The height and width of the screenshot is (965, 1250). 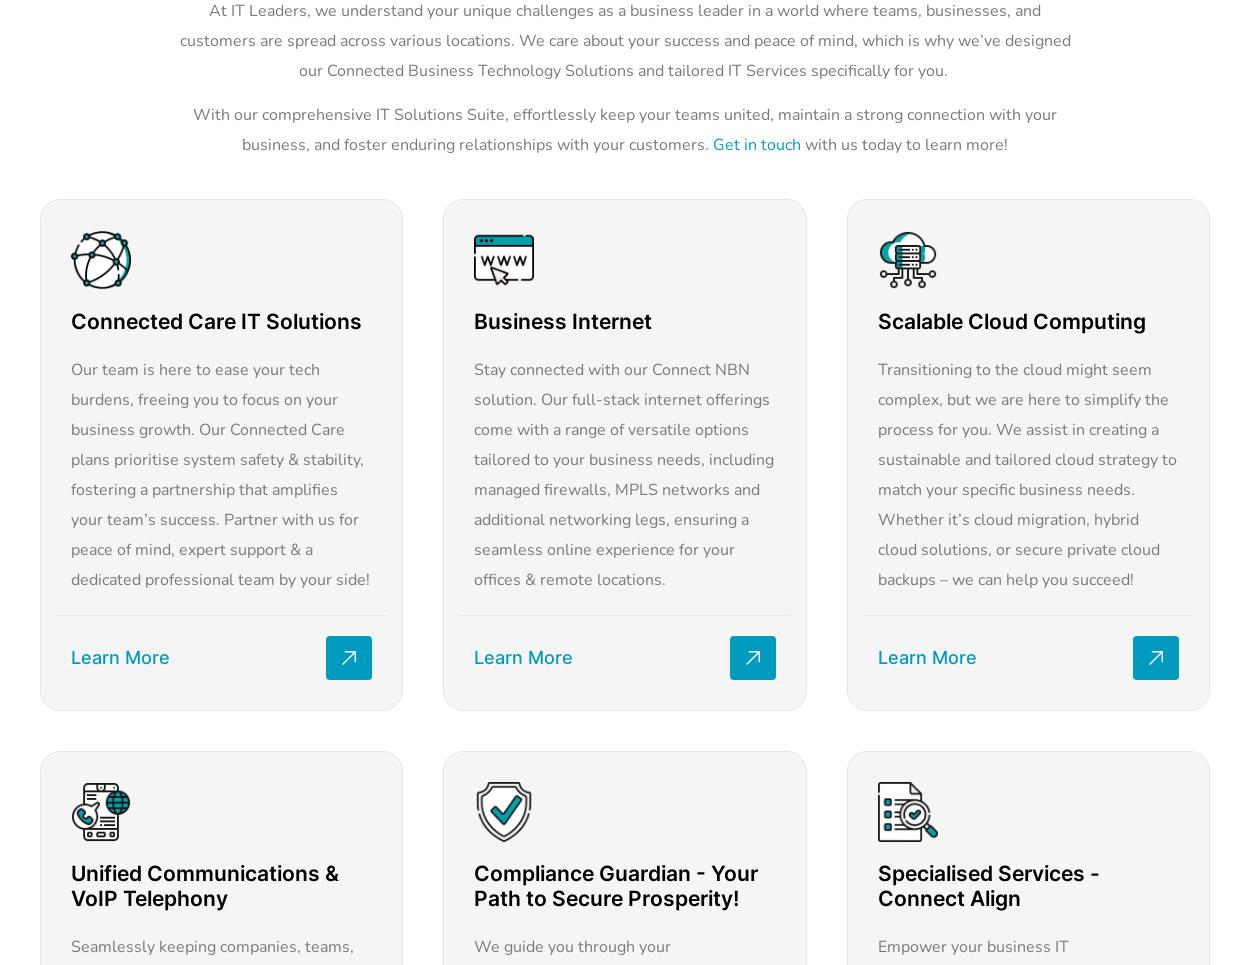 I want to click on 'Specialised Services -', so click(x=987, y=873).